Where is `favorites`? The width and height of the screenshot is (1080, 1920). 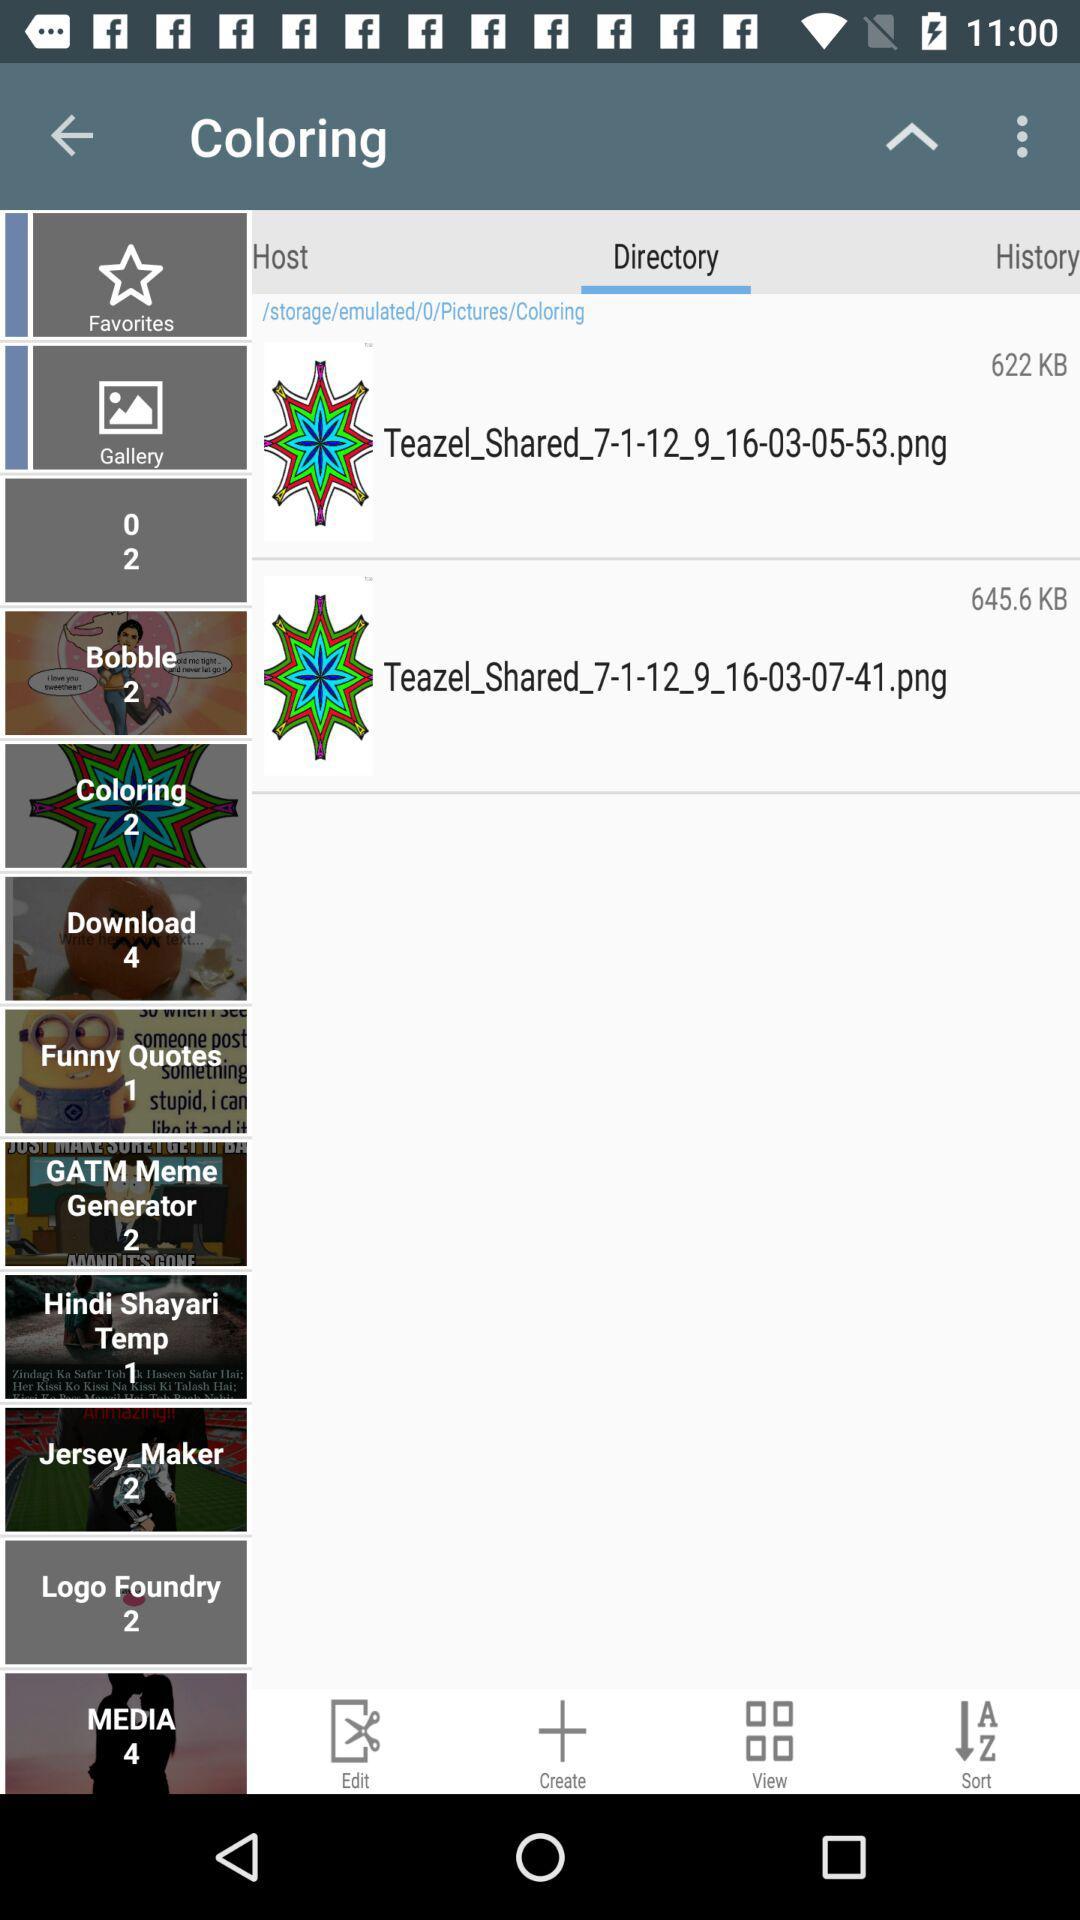 favorites is located at coordinates (128, 322).